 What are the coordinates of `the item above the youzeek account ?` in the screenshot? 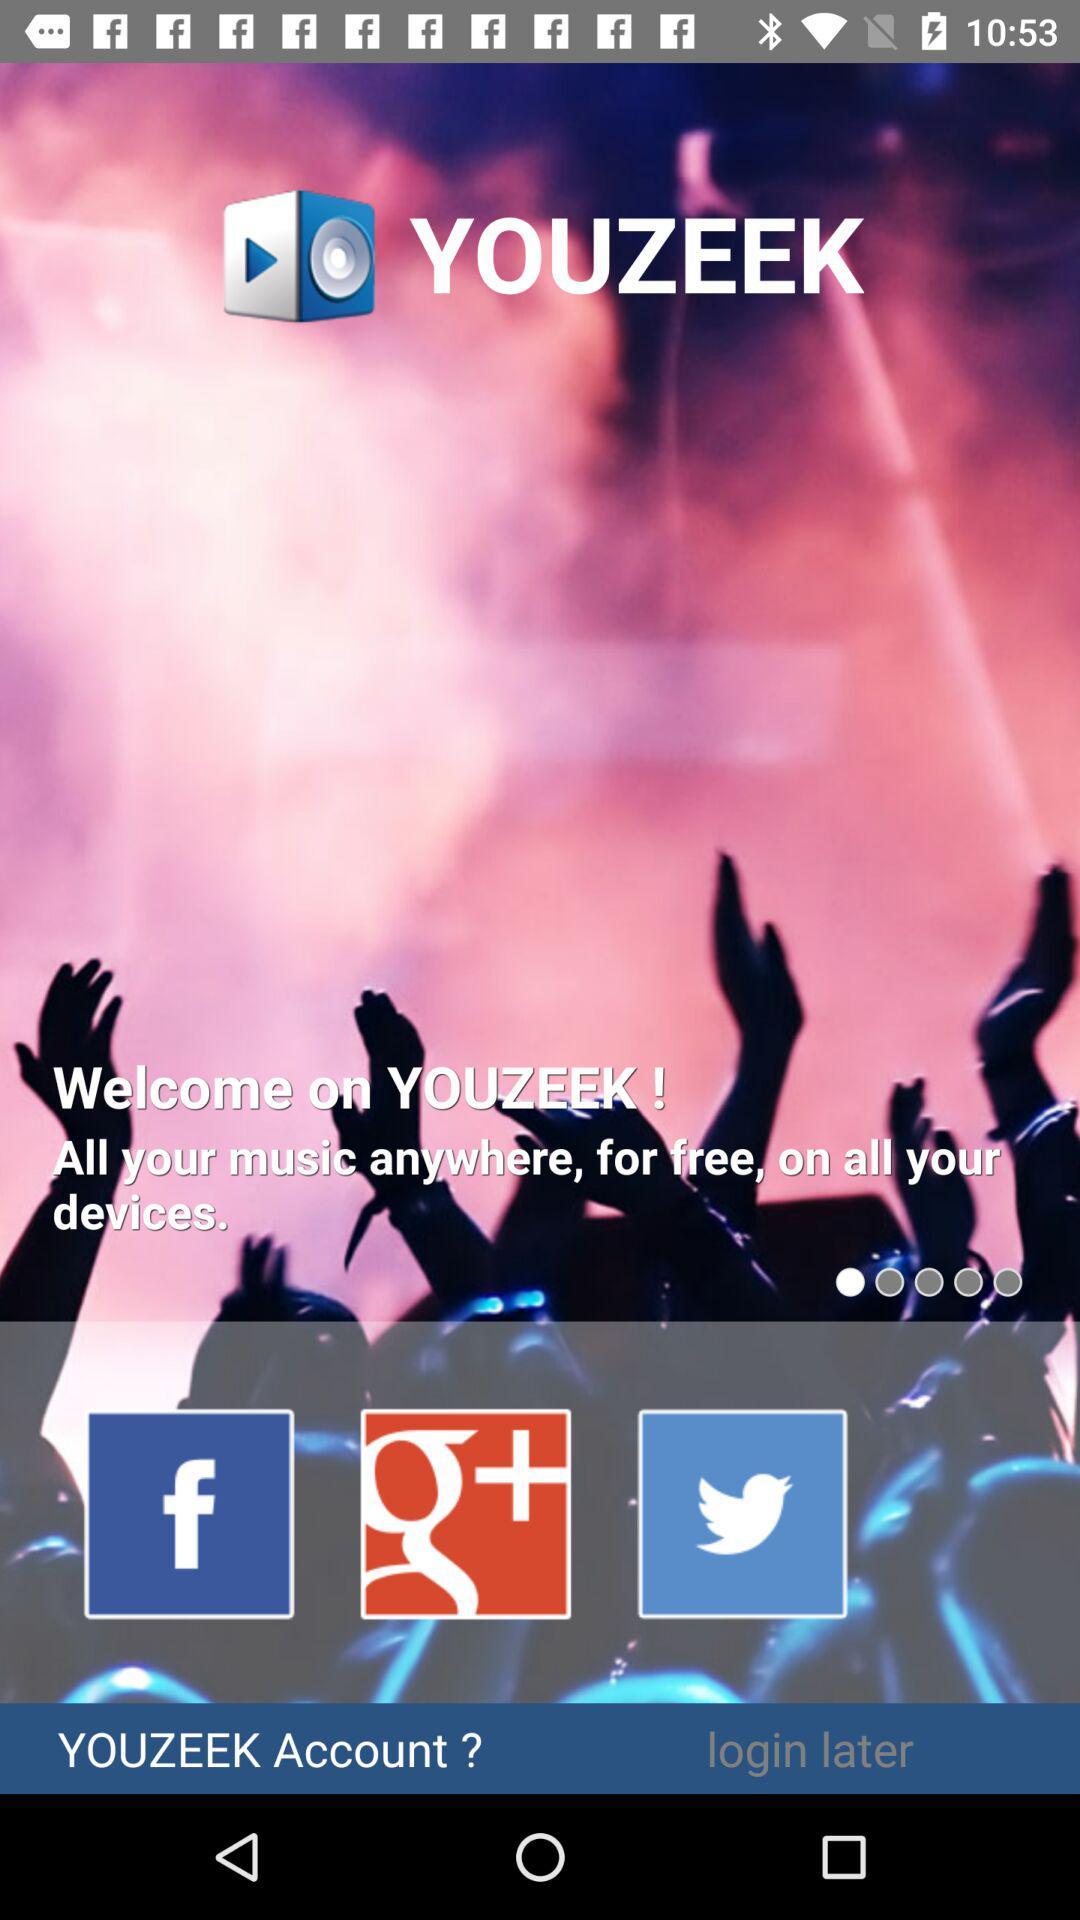 It's located at (190, 1512).